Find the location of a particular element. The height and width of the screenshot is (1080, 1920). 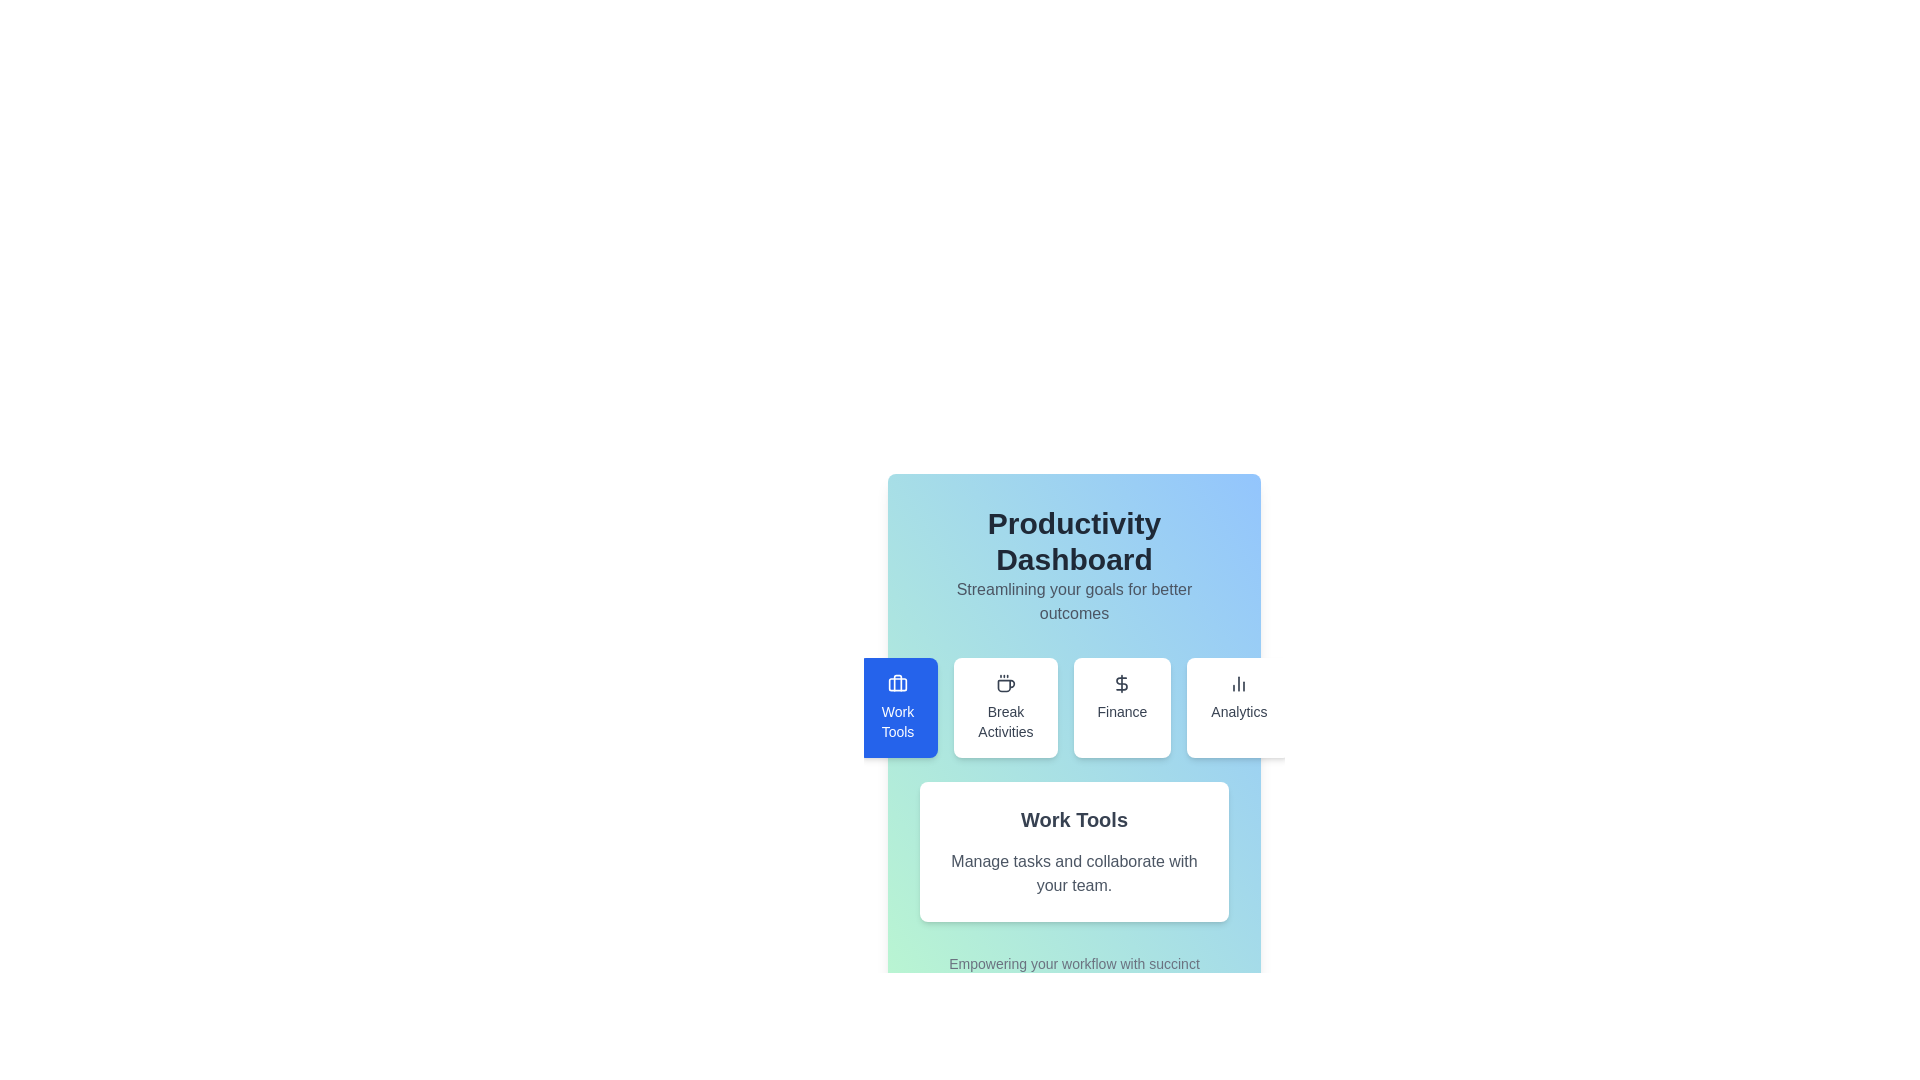

the tab labeled Break Activities to view its content is located at coordinates (1005, 707).